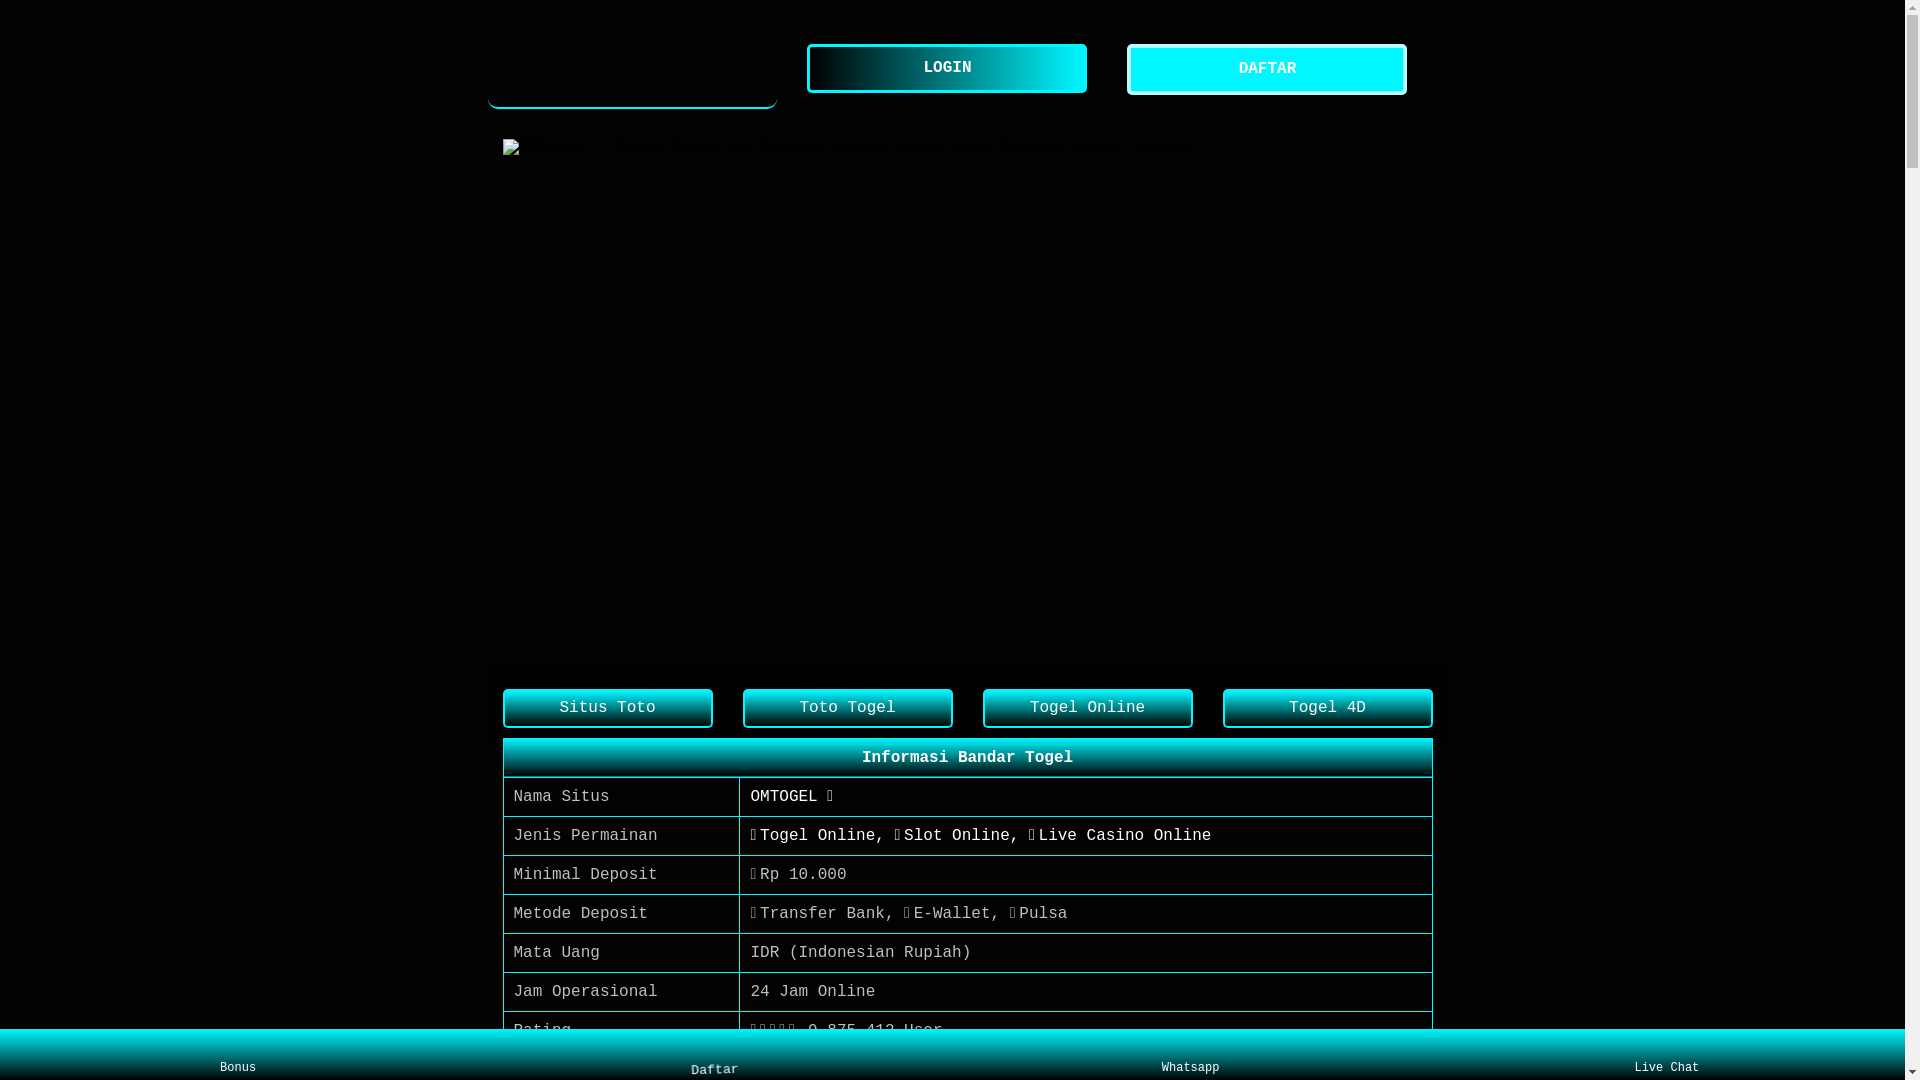 This screenshot has width=1920, height=1080. What do you see at coordinates (1190, 1054) in the screenshot?
I see `'Whatsapp'` at bounding box center [1190, 1054].